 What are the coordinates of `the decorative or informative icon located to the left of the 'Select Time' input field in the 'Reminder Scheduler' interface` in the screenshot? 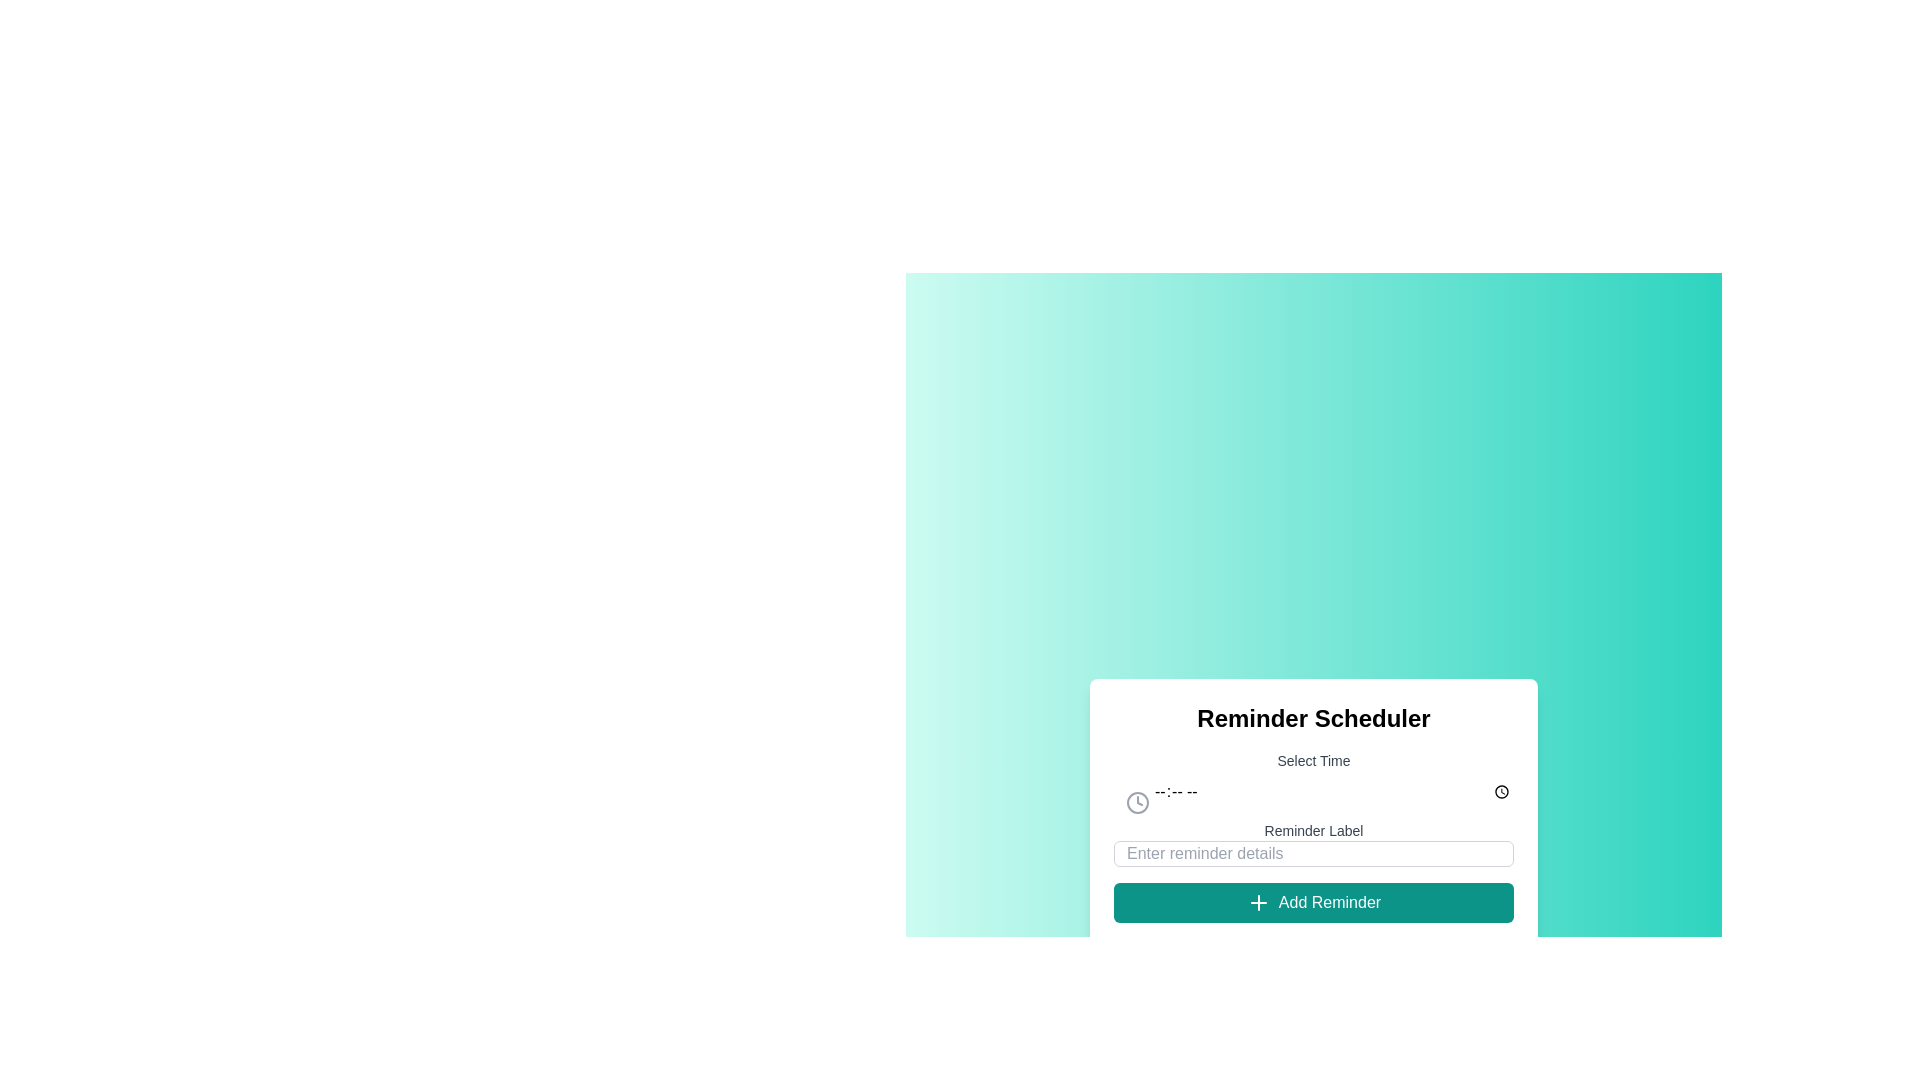 It's located at (1137, 801).